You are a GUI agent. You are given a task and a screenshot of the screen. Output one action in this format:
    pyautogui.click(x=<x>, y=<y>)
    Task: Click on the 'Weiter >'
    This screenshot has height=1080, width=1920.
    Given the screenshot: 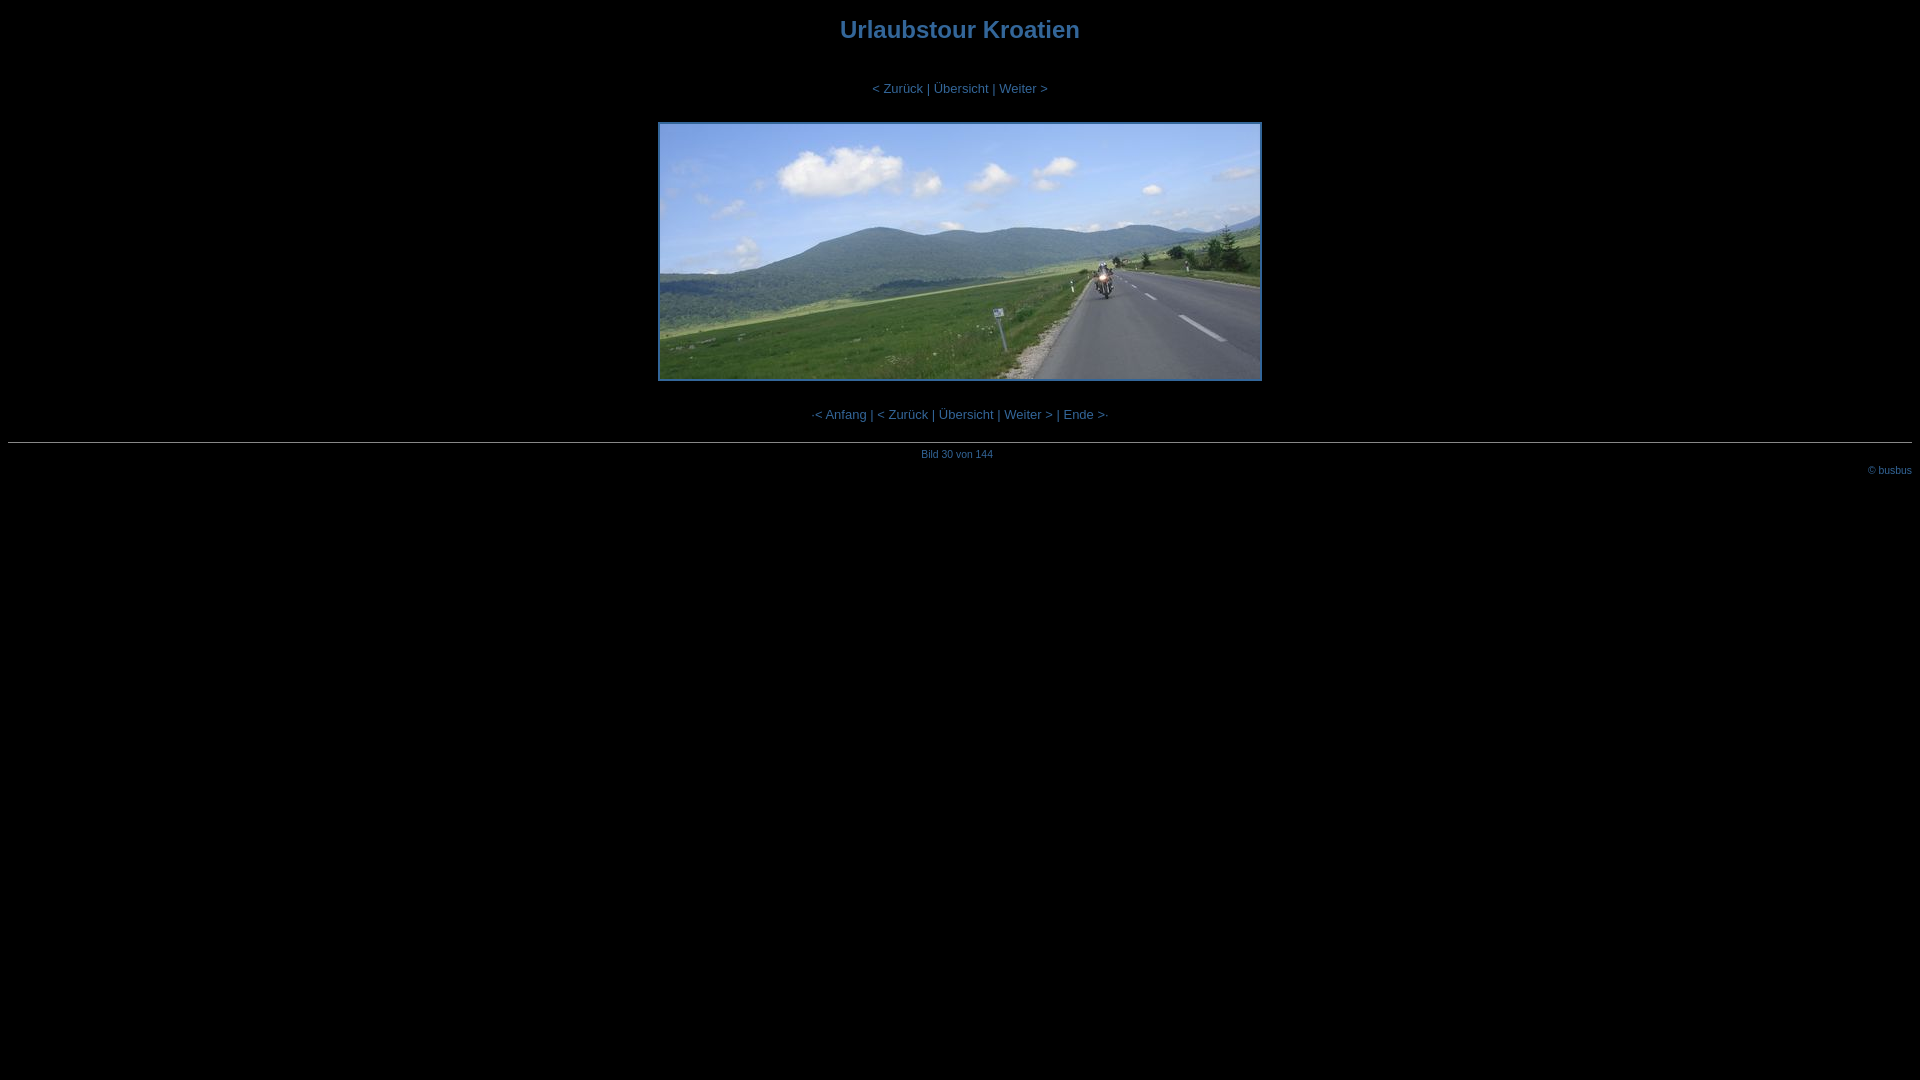 What is the action you would take?
    pyautogui.click(x=998, y=87)
    